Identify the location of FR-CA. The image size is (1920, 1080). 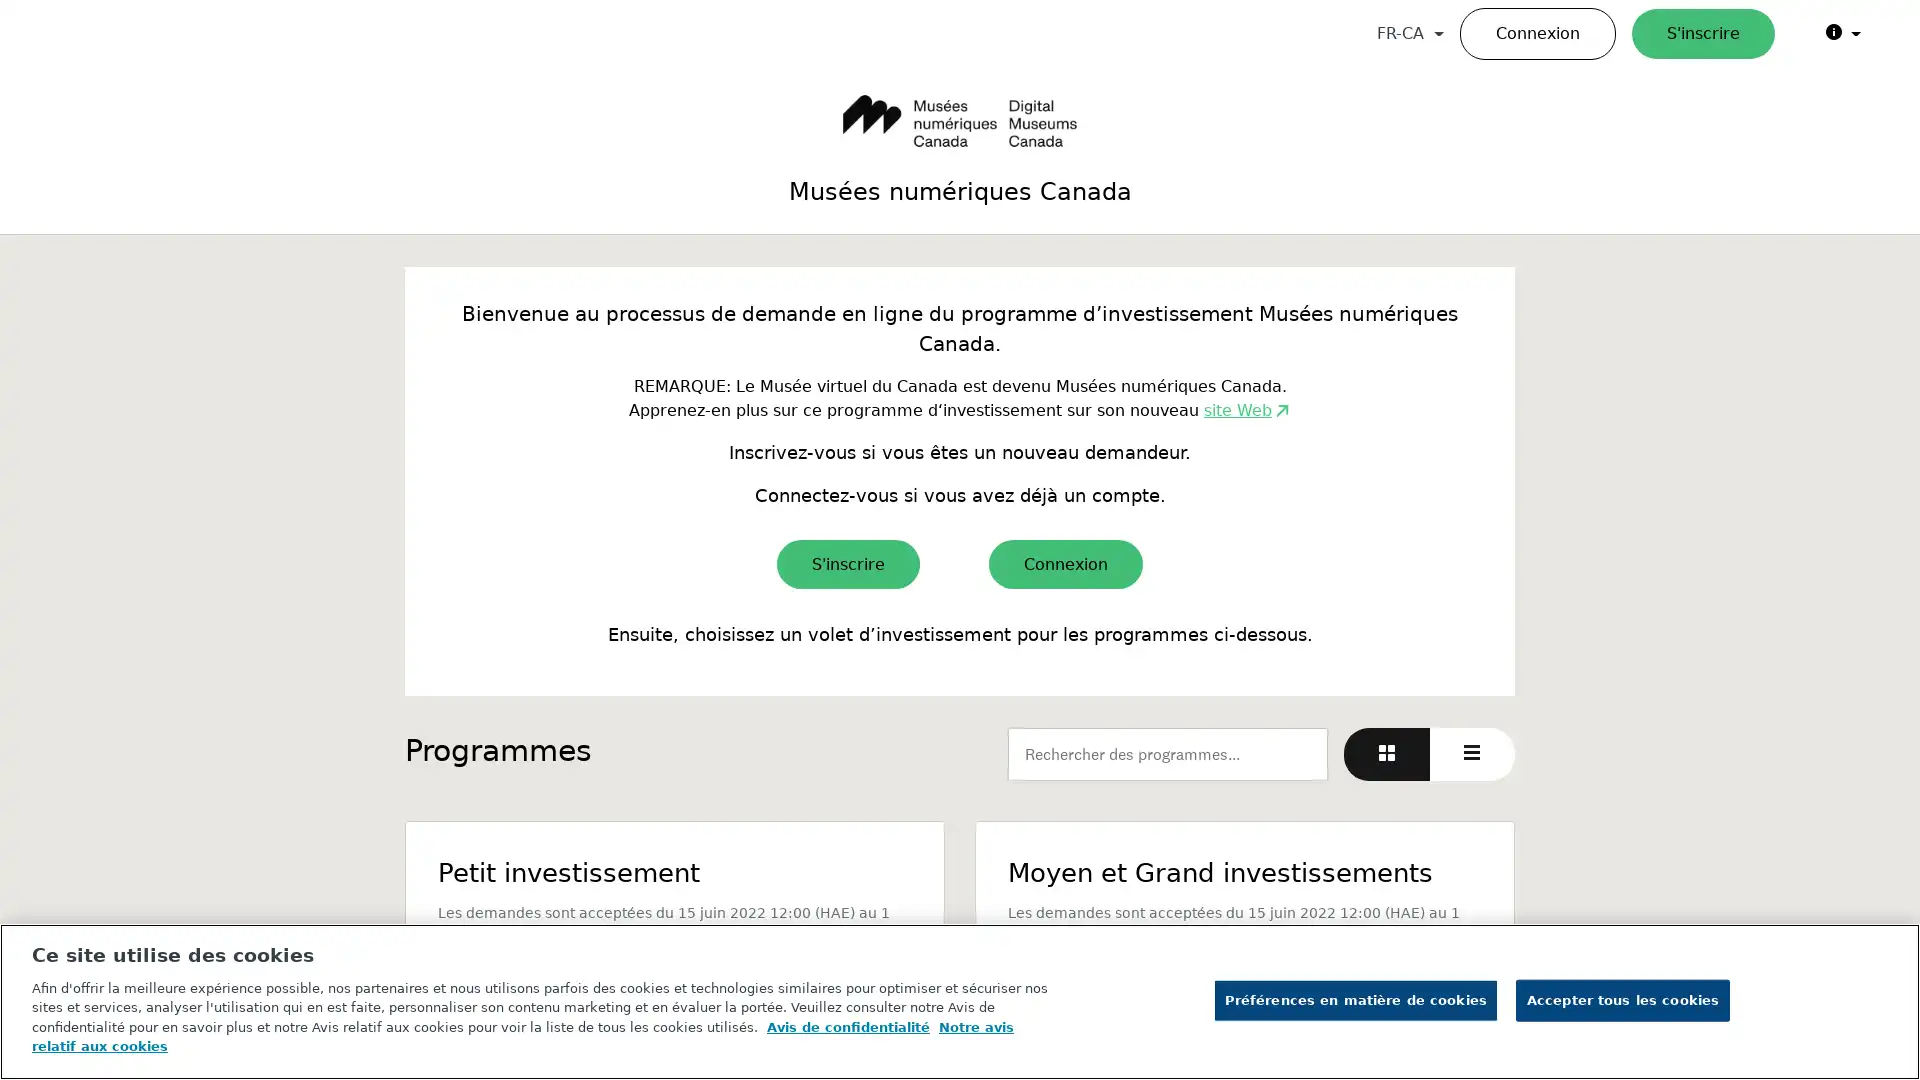
(1409, 34).